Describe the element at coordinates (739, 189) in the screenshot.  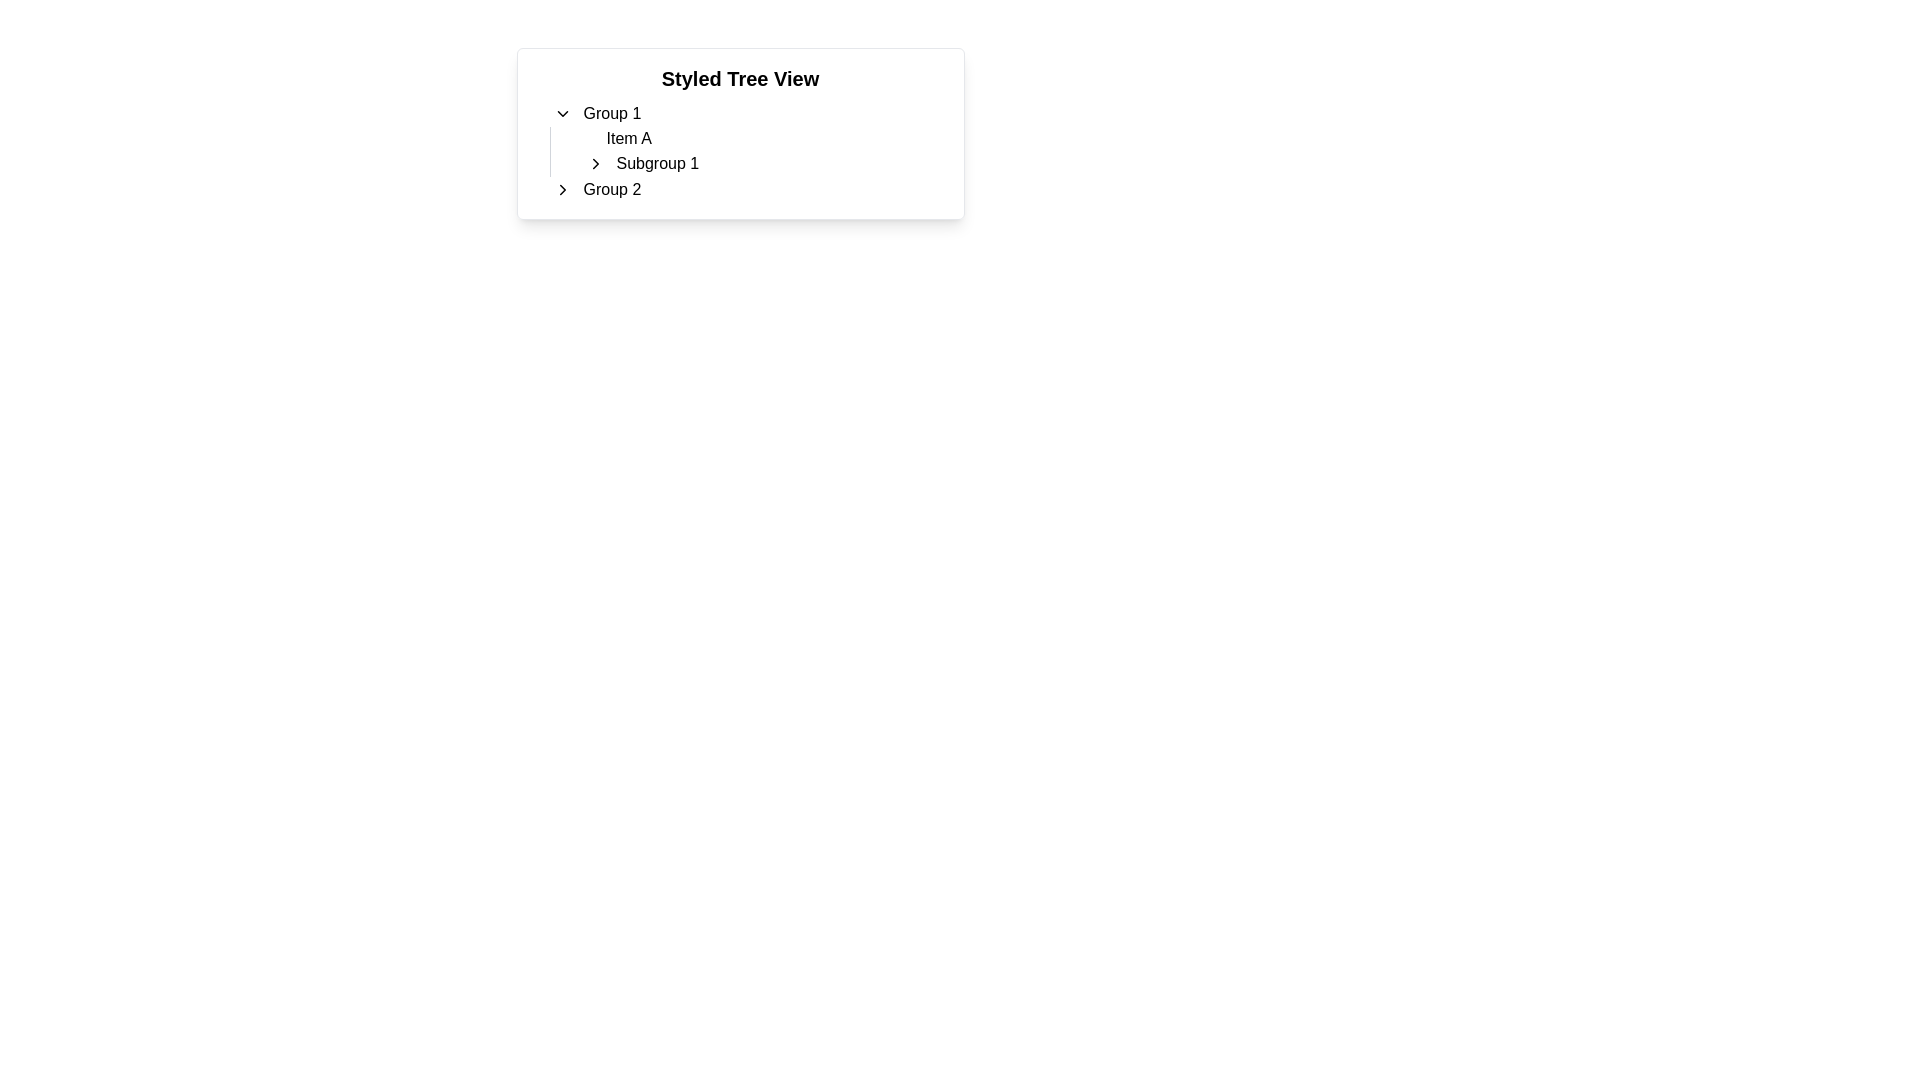
I see `the Tree view node labeled 'Group 2', which is visually distinct as the last item in the displayed tree view` at that location.